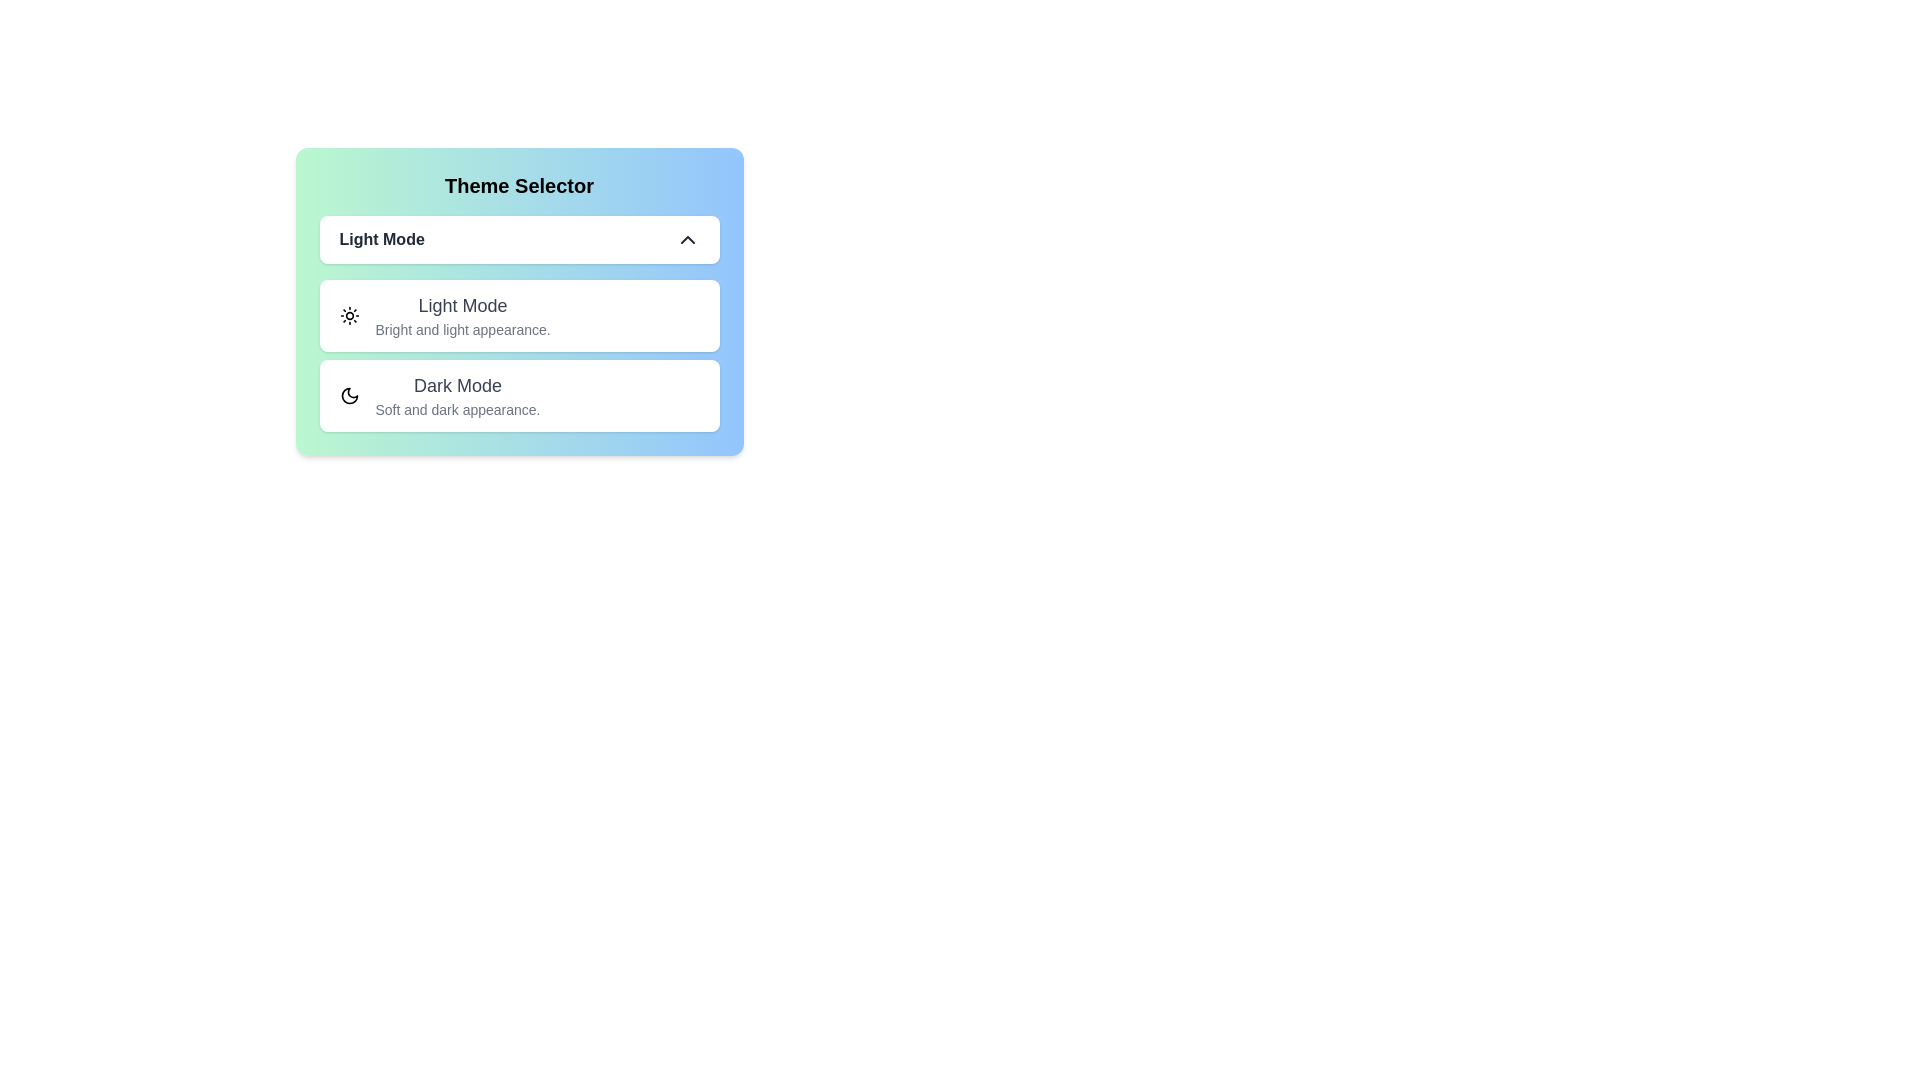 The width and height of the screenshot is (1920, 1080). Describe the element at coordinates (519, 396) in the screenshot. I see `the theme Dark Mode by clicking on its respective option in the list` at that location.